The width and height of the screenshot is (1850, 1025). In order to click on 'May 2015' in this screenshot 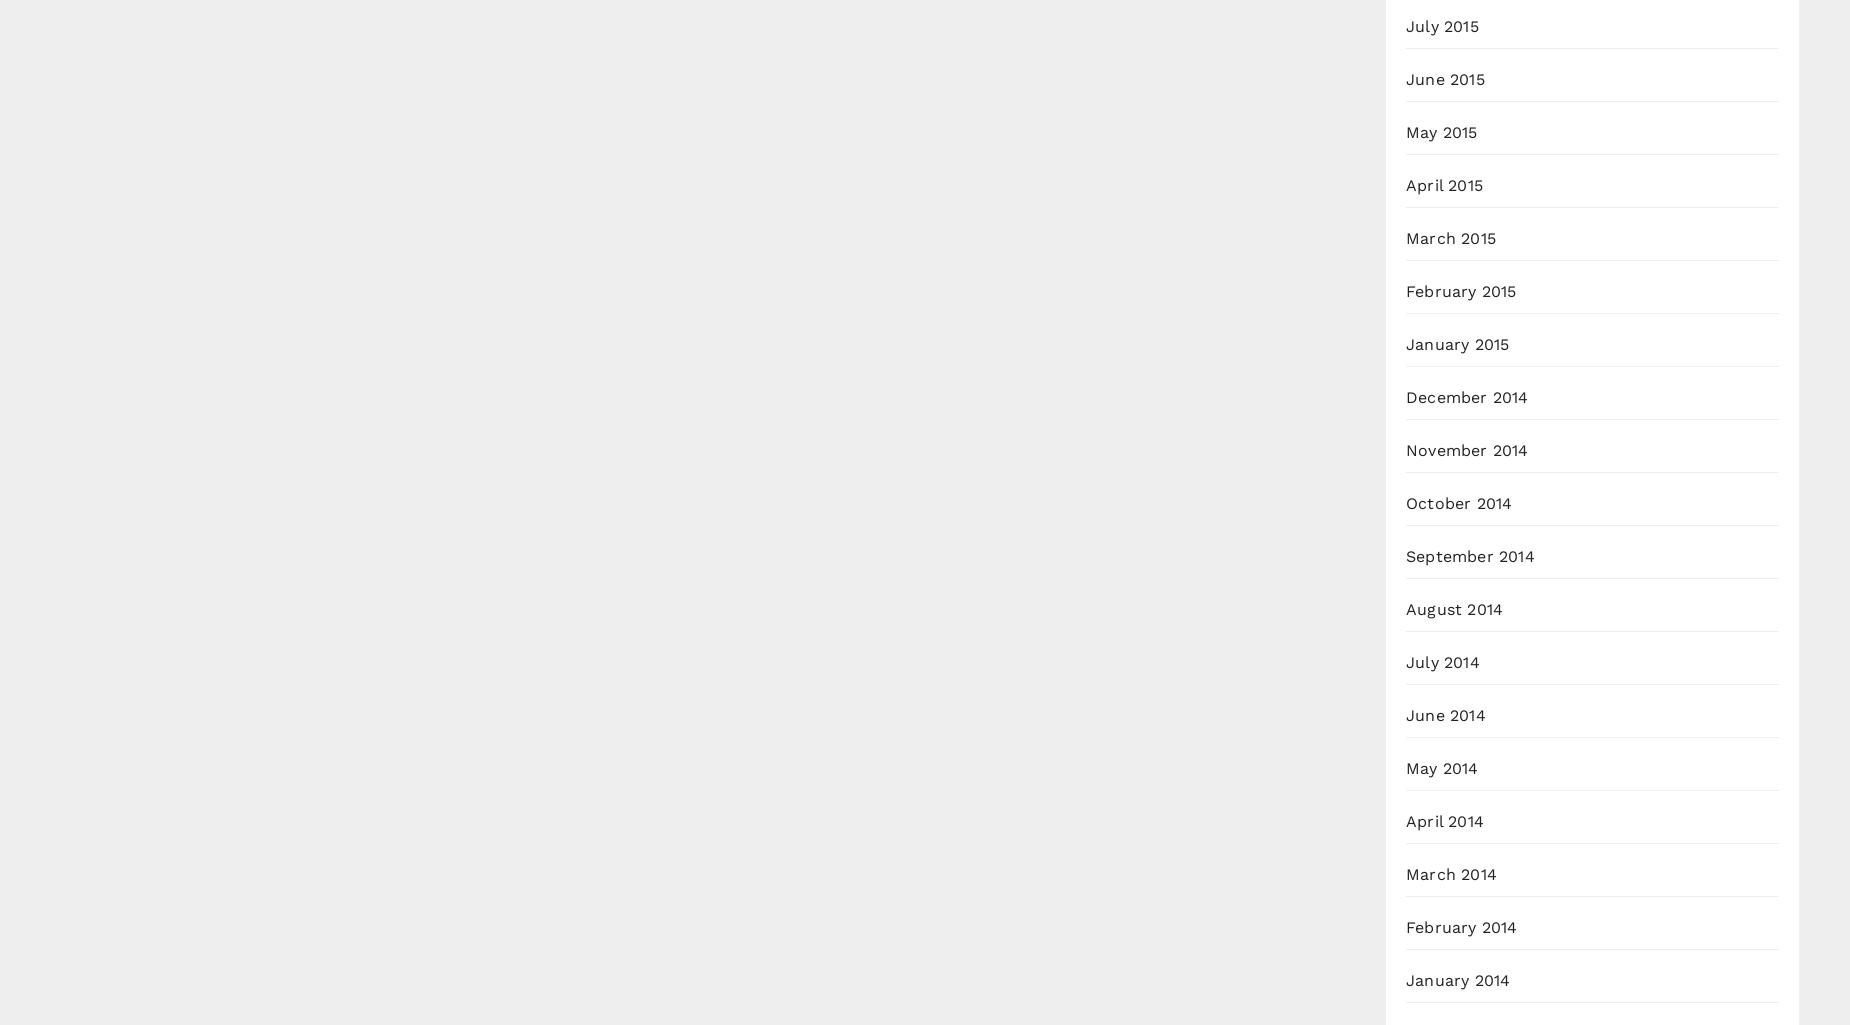, I will do `click(1441, 132)`.